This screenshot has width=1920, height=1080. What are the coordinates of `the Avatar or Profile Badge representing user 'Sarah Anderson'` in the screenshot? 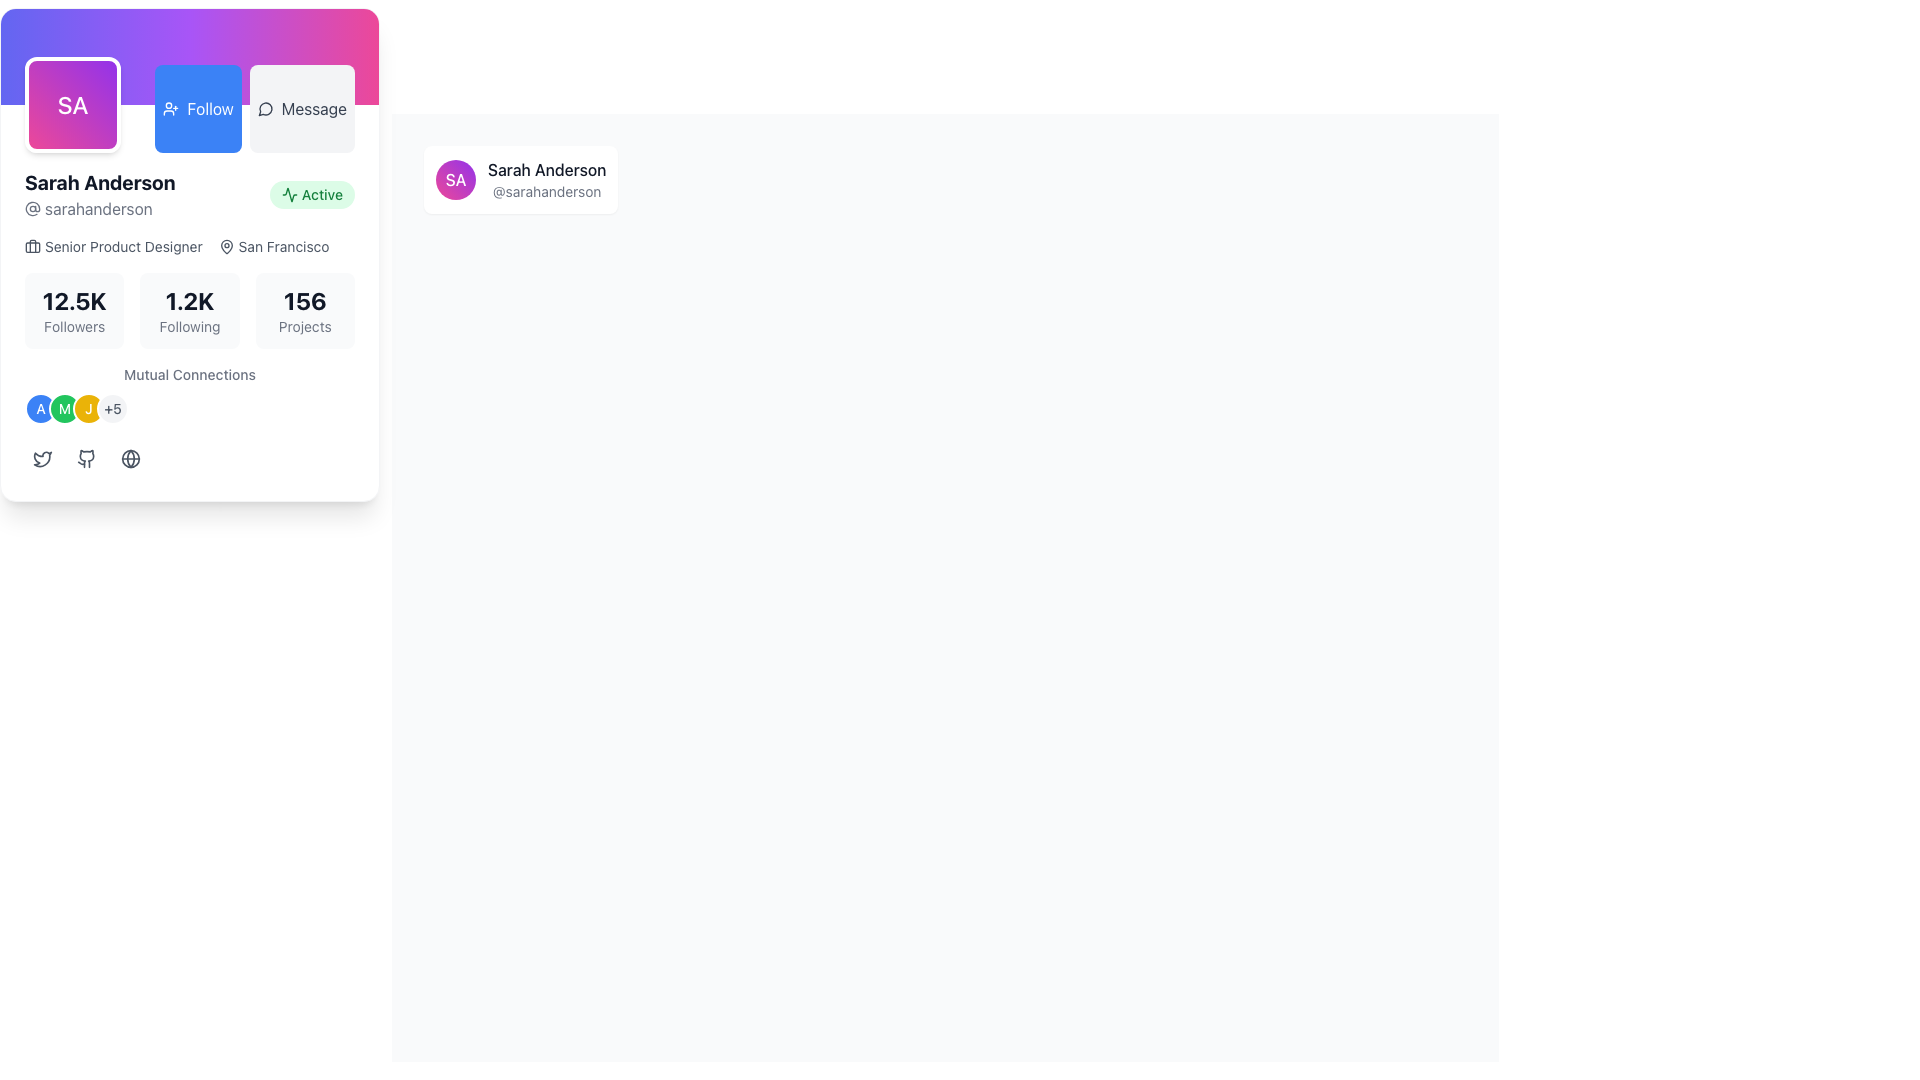 It's located at (455, 180).